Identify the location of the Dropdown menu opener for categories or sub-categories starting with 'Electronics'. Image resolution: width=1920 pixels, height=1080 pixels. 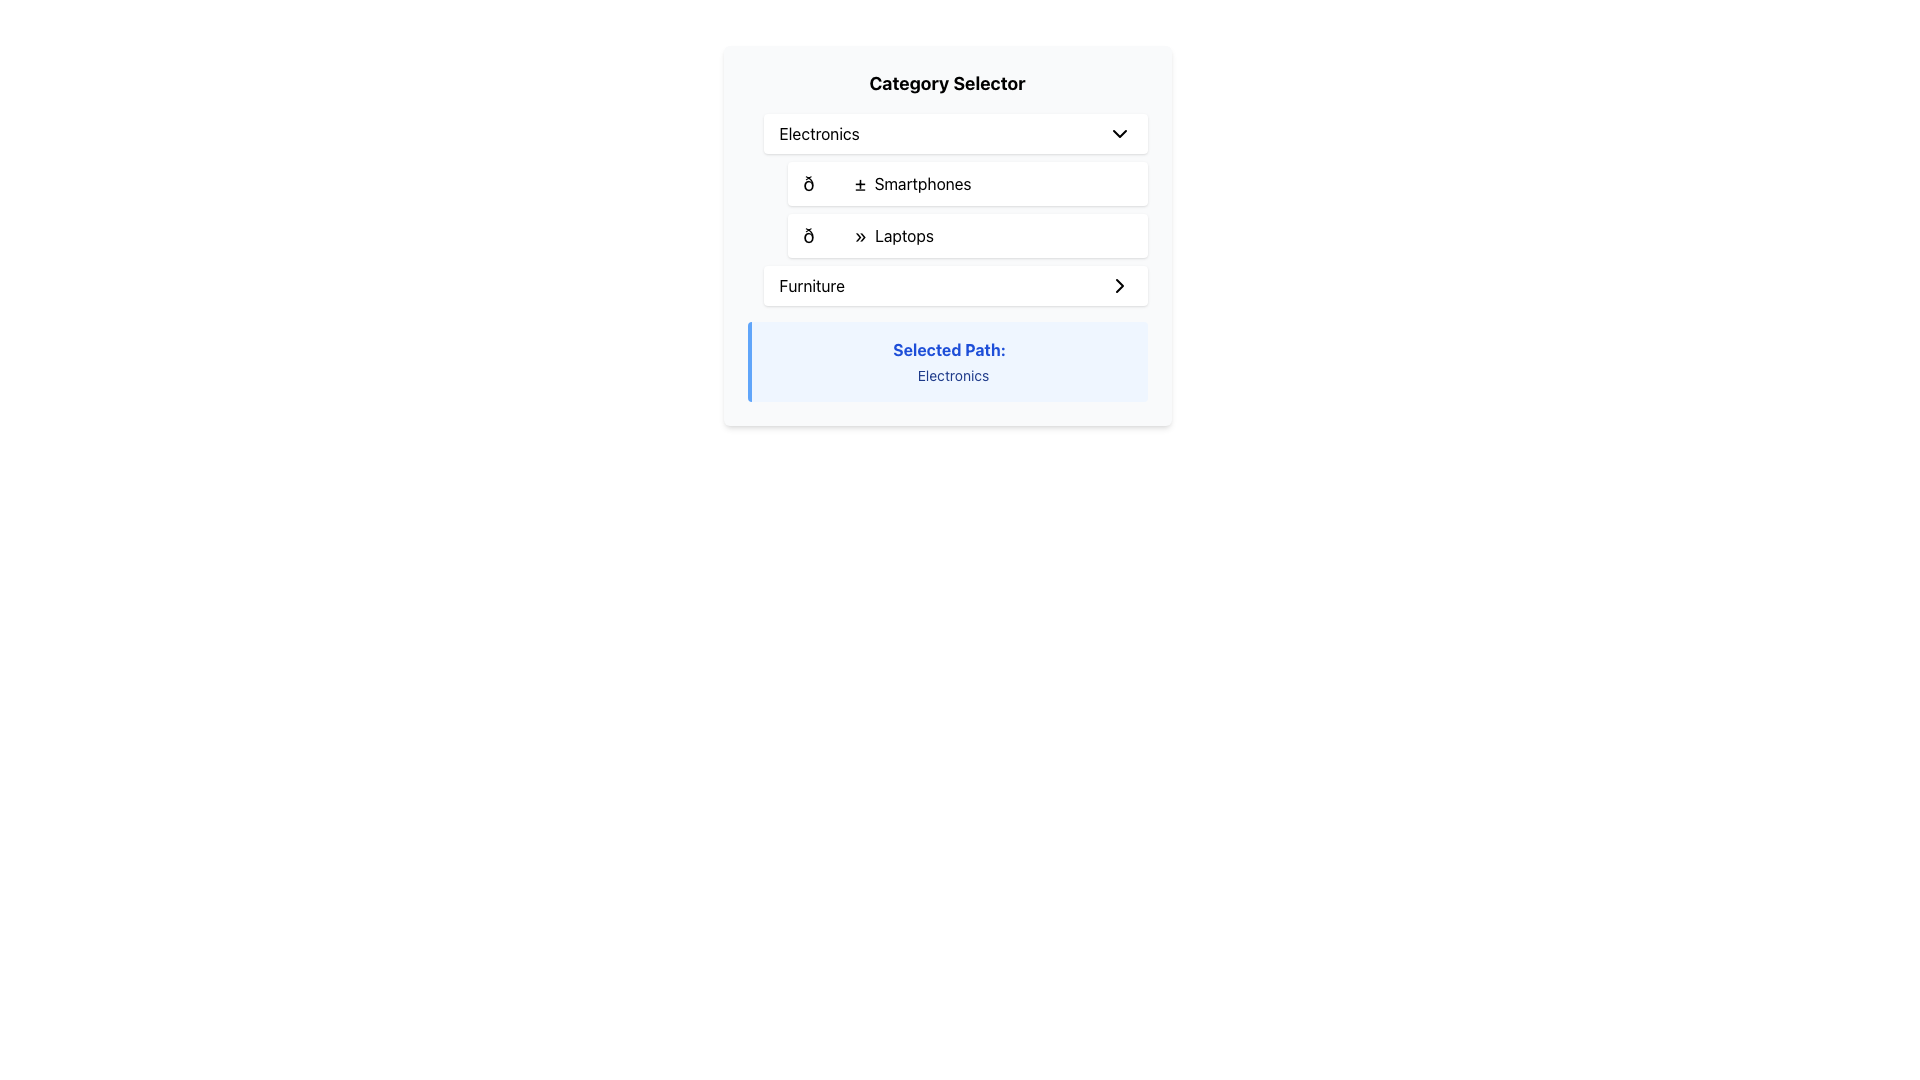
(954, 134).